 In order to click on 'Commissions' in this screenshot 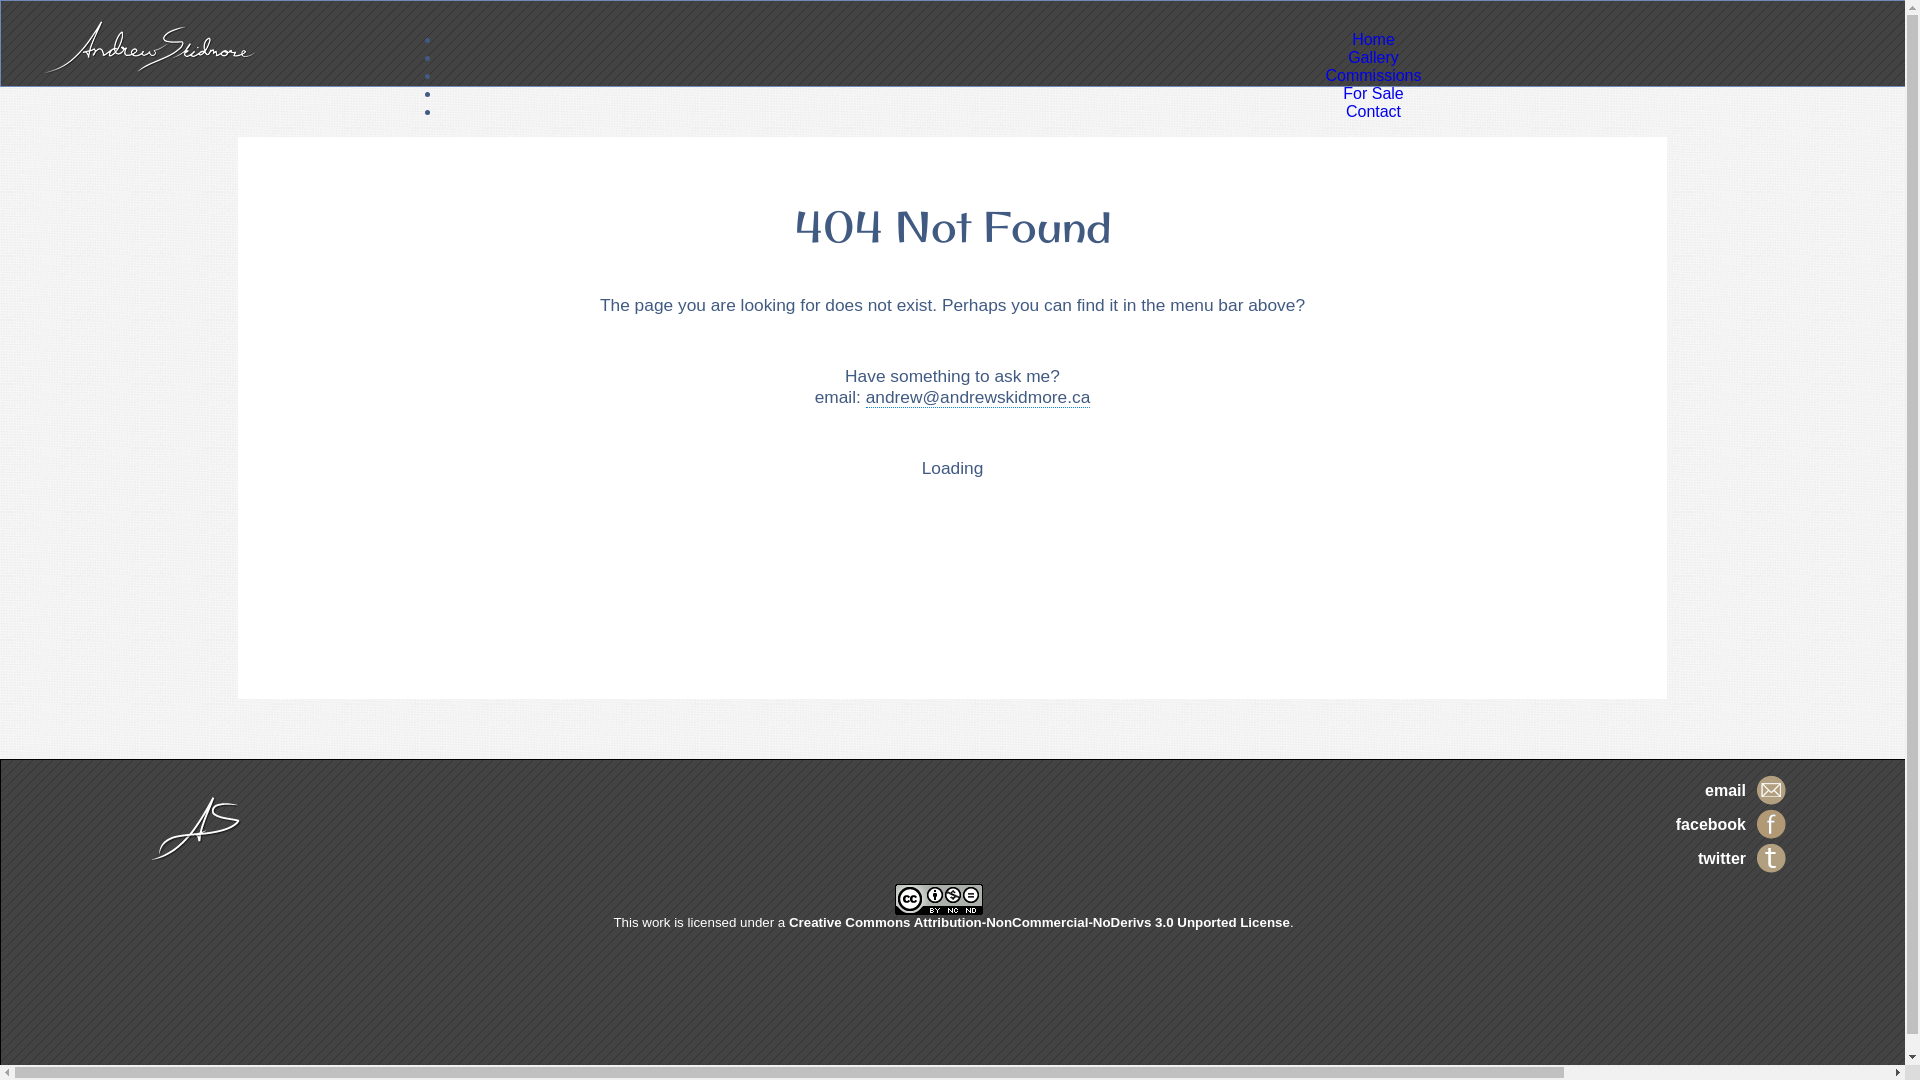, I will do `click(1371, 74)`.